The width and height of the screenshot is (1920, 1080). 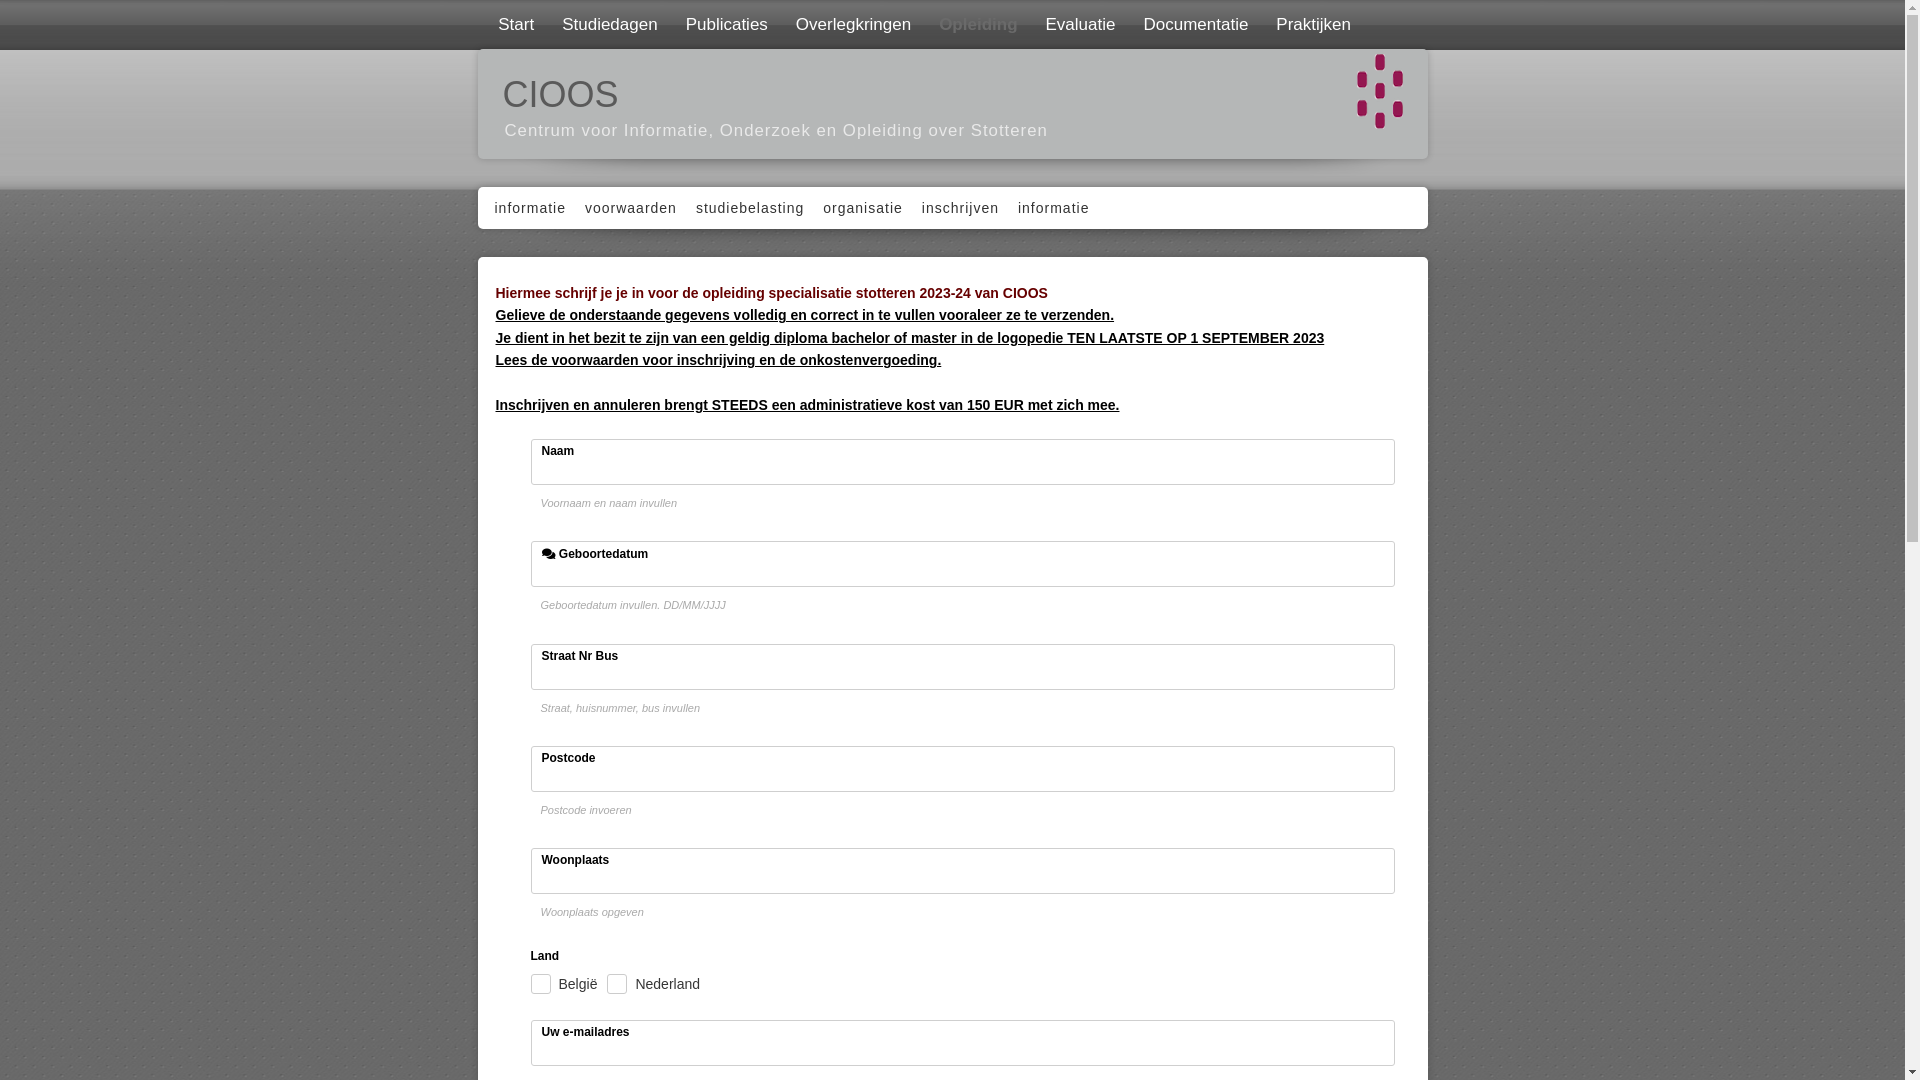 I want to click on 'Start', so click(x=513, y=24).